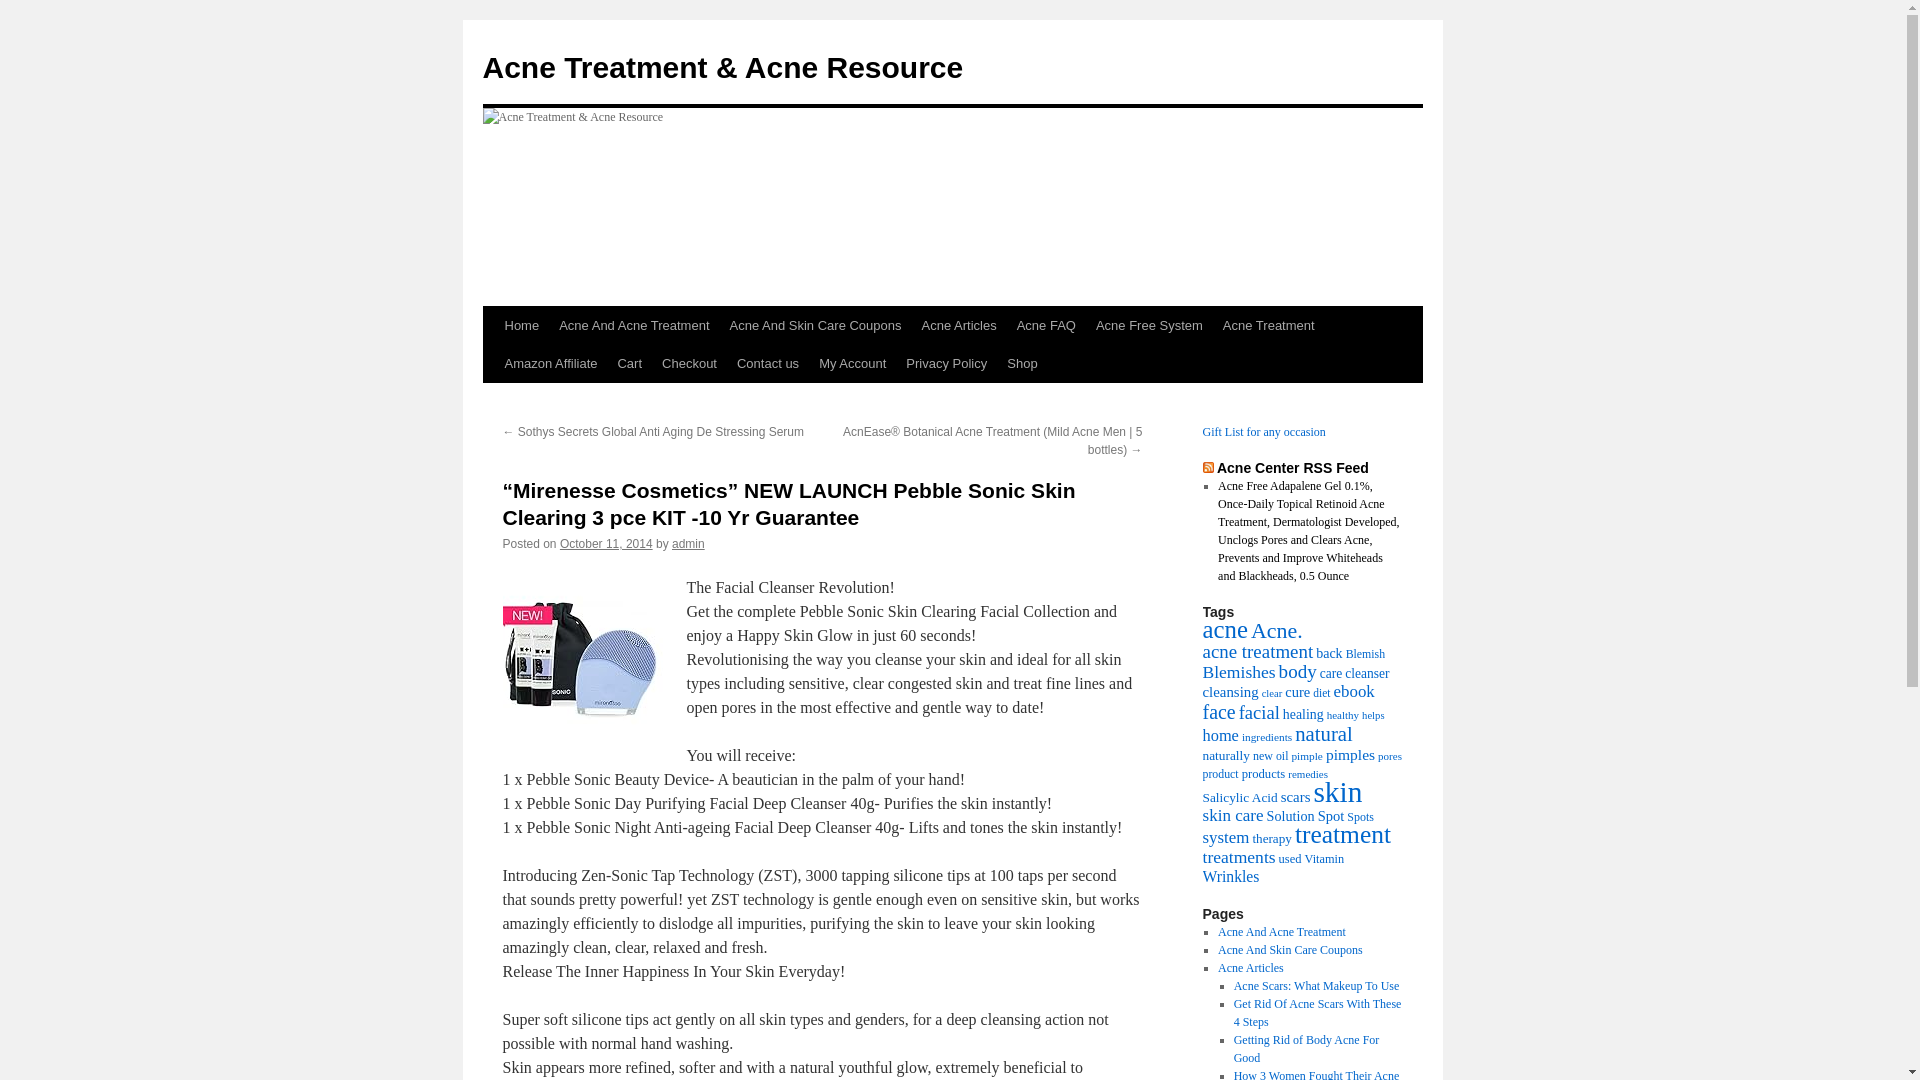 Image resolution: width=1920 pixels, height=1080 pixels. What do you see at coordinates (1354, 690) in the screenshot?
I see `'ebook'` at bounding box center [1354, 690].